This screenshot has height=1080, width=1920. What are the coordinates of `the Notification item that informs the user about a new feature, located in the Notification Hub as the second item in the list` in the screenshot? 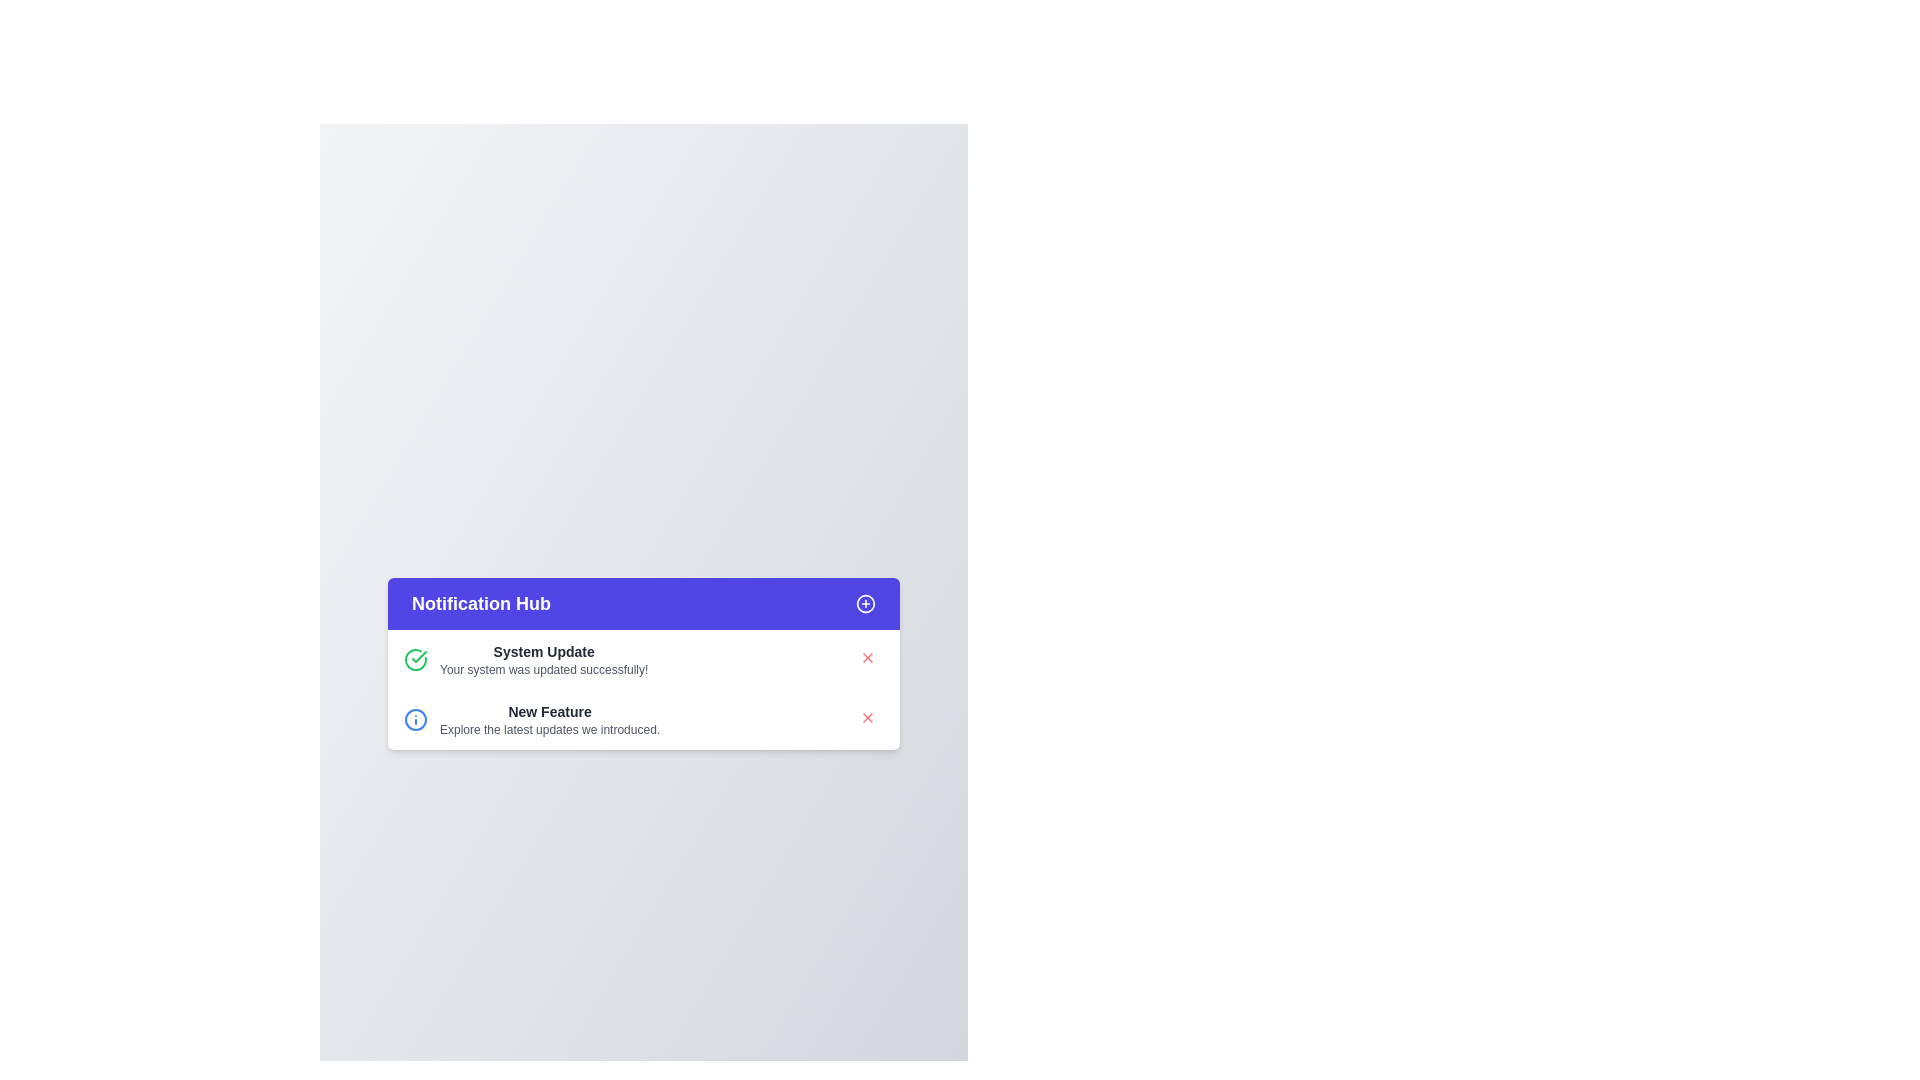 It's located at (532, 720).